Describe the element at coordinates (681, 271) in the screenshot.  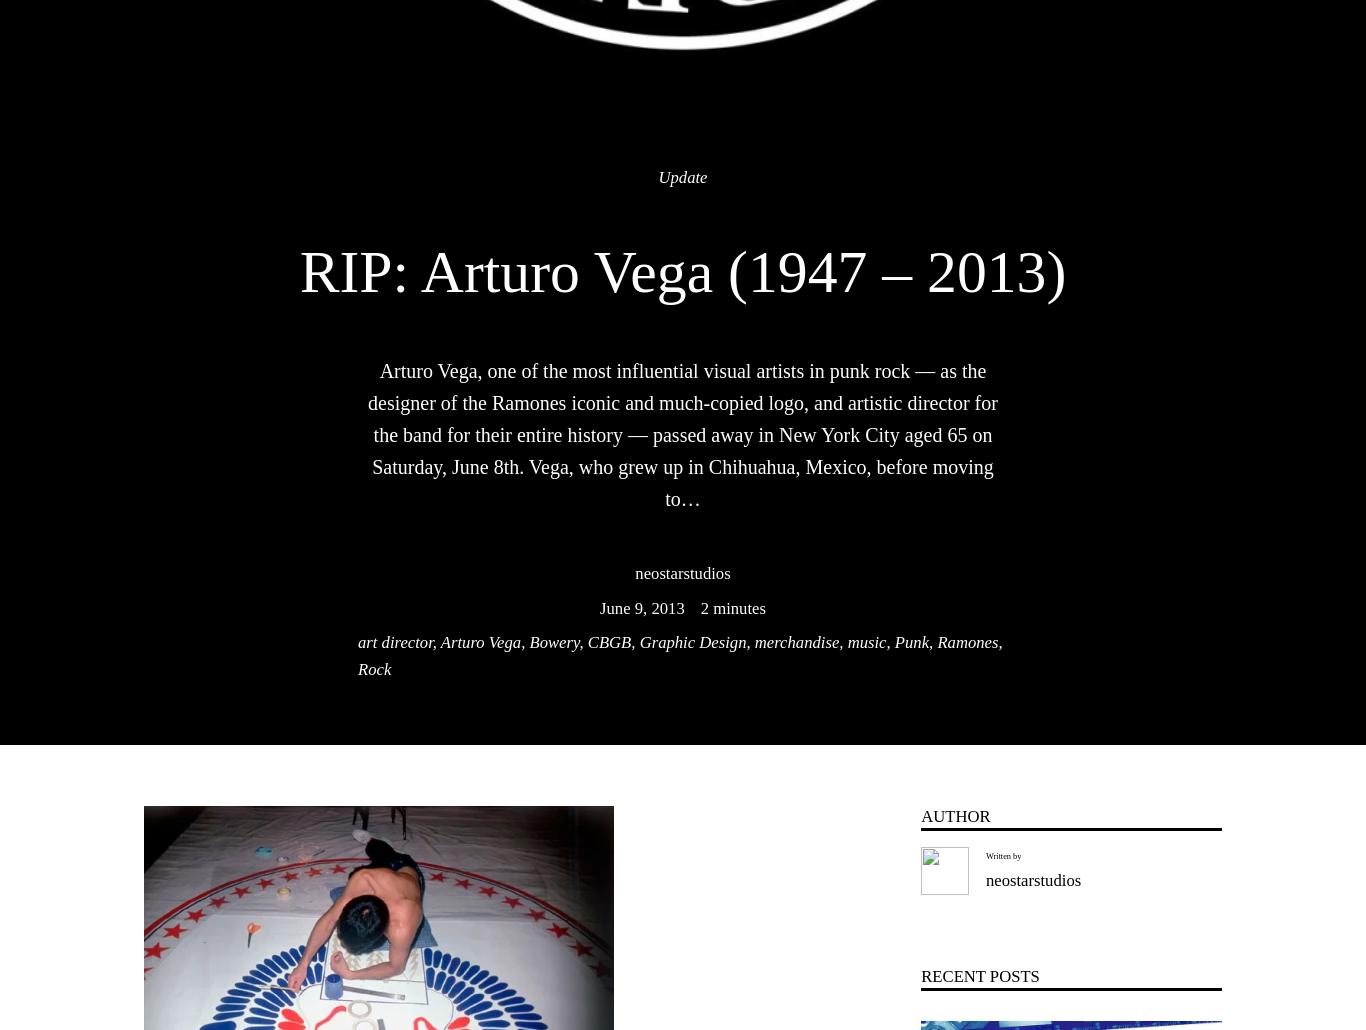
I see `'RIP: Arturo Vega (1947 – 2013)'` at that location.